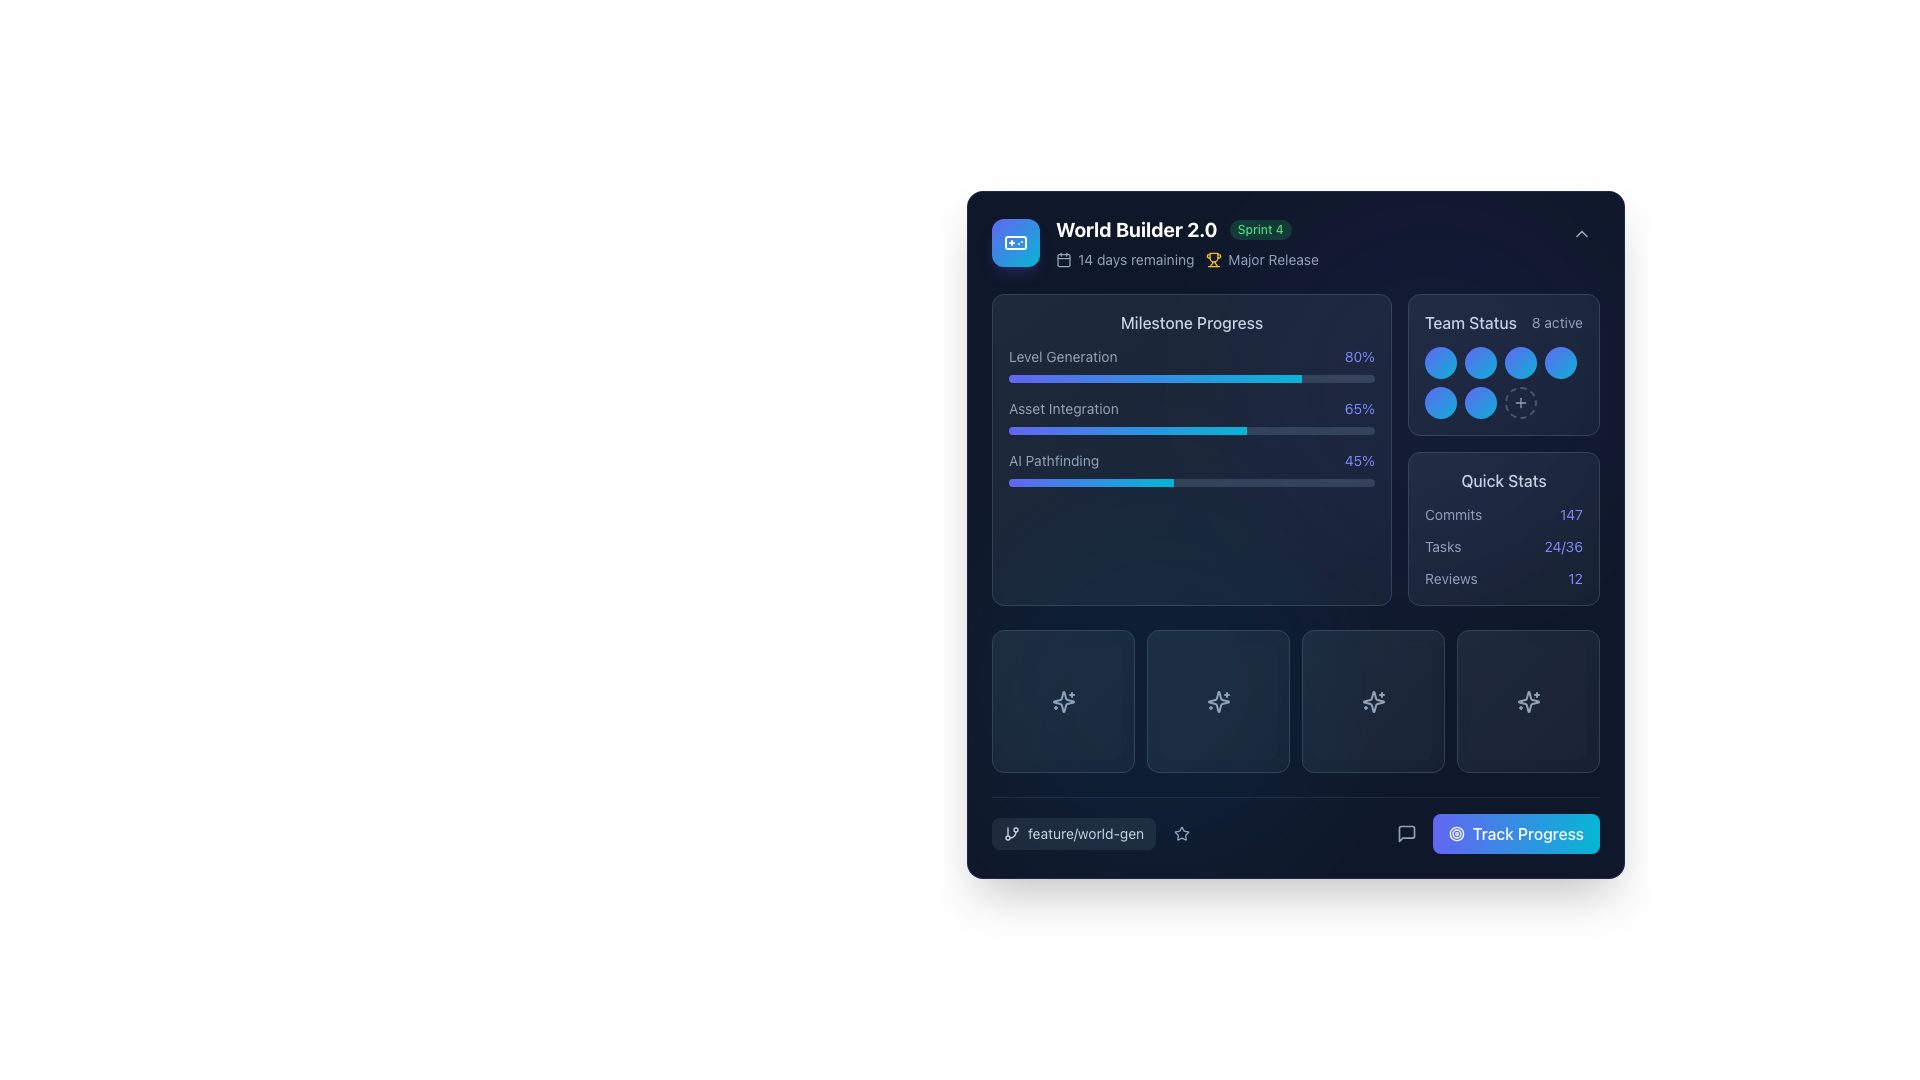 The image size is (1920, 1080). I want to click on the progress bar segment located under the 'Milestone Progress' title, so click(1191, 415).